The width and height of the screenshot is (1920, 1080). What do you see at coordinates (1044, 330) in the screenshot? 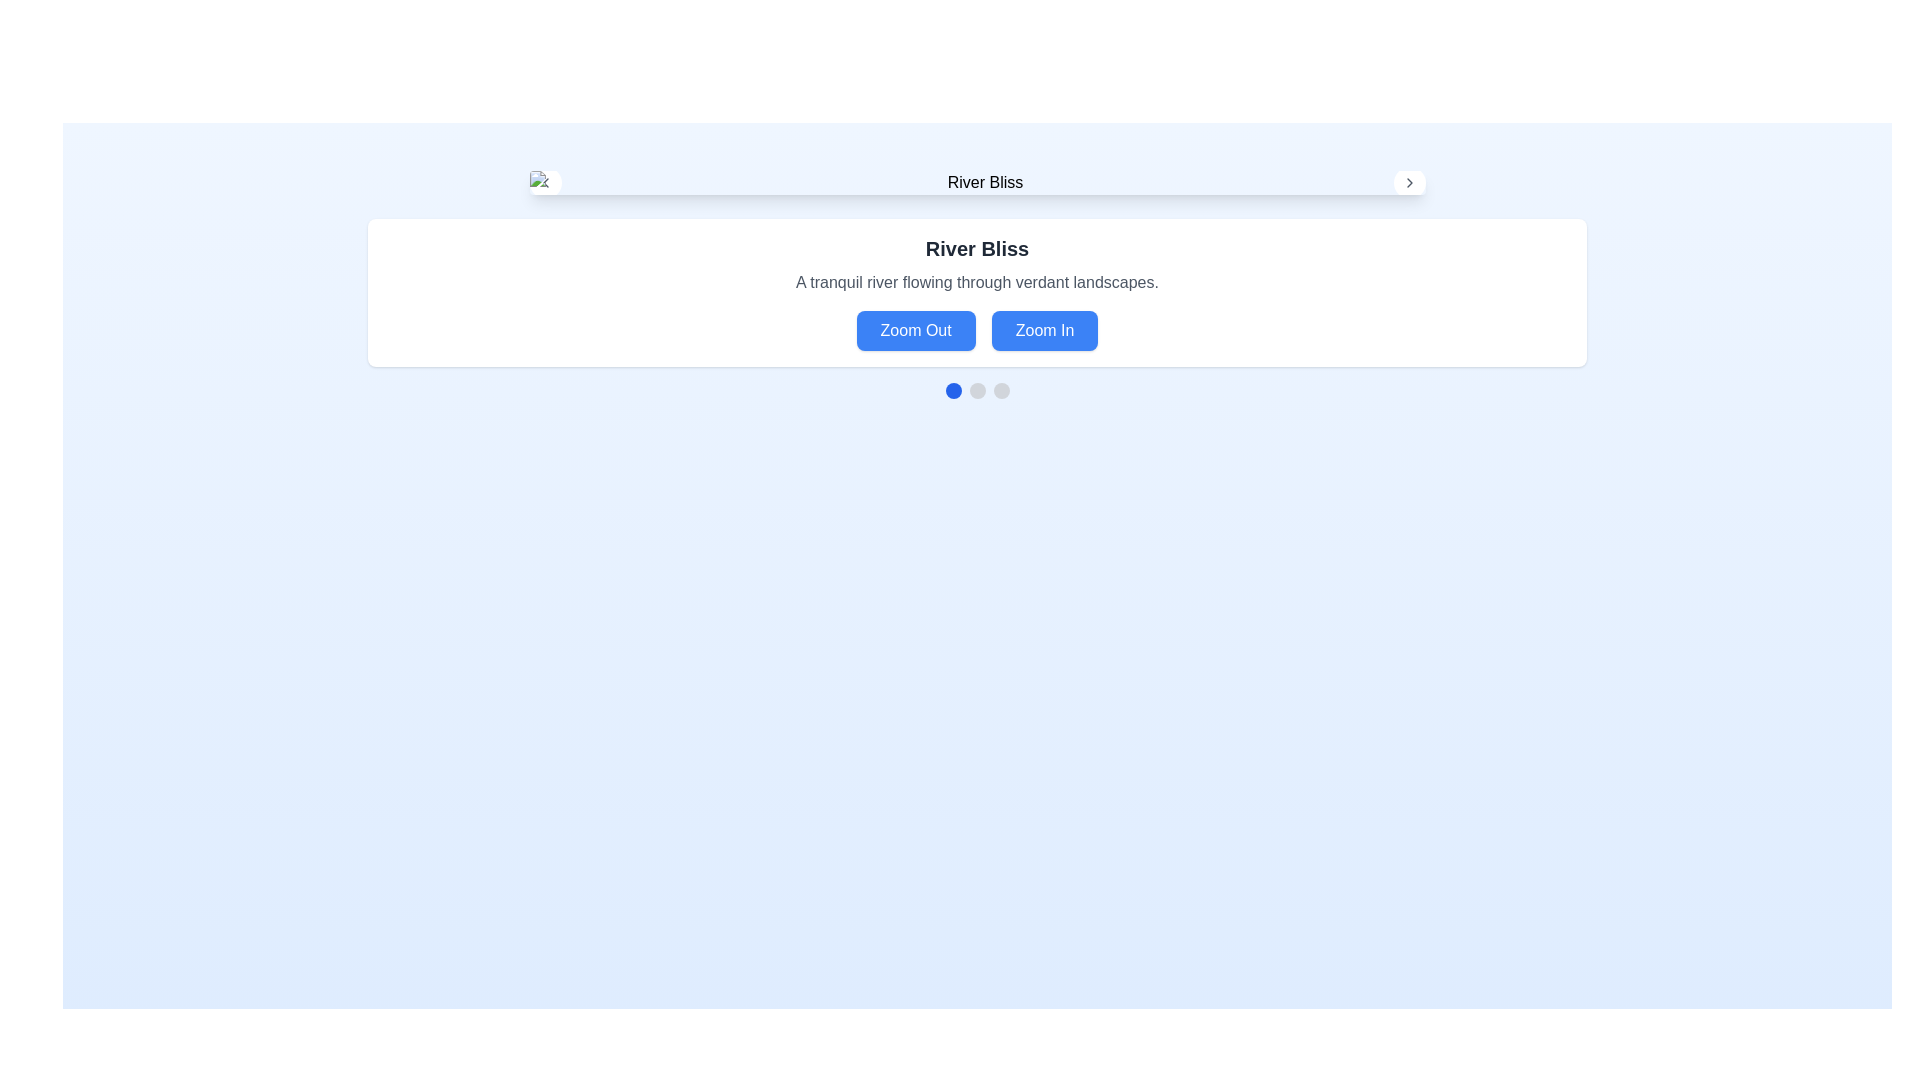
I see `the 'Zoom In' button with a blue background and white text for accessibility purposes` at bounding box center [1044, 330].